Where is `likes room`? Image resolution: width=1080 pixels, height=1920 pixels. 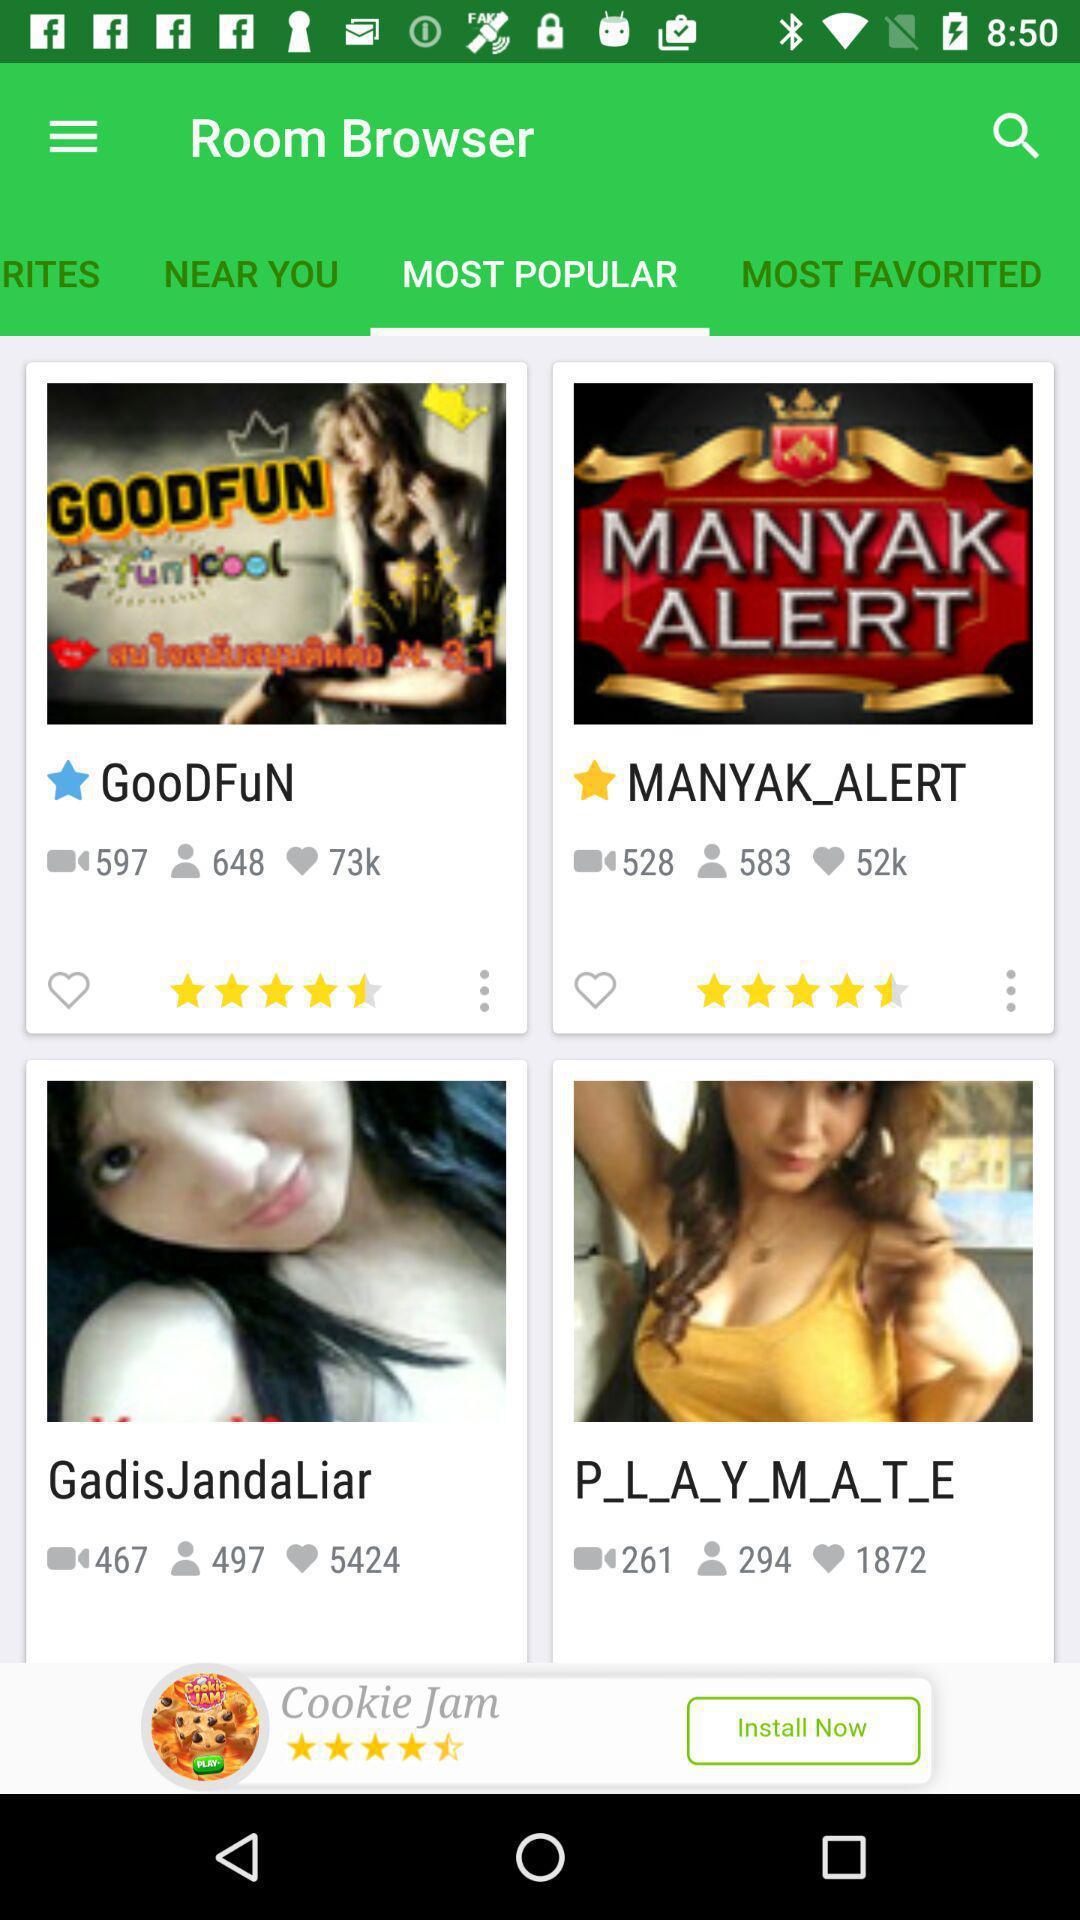
likes room is located at coordinates (596, 988).